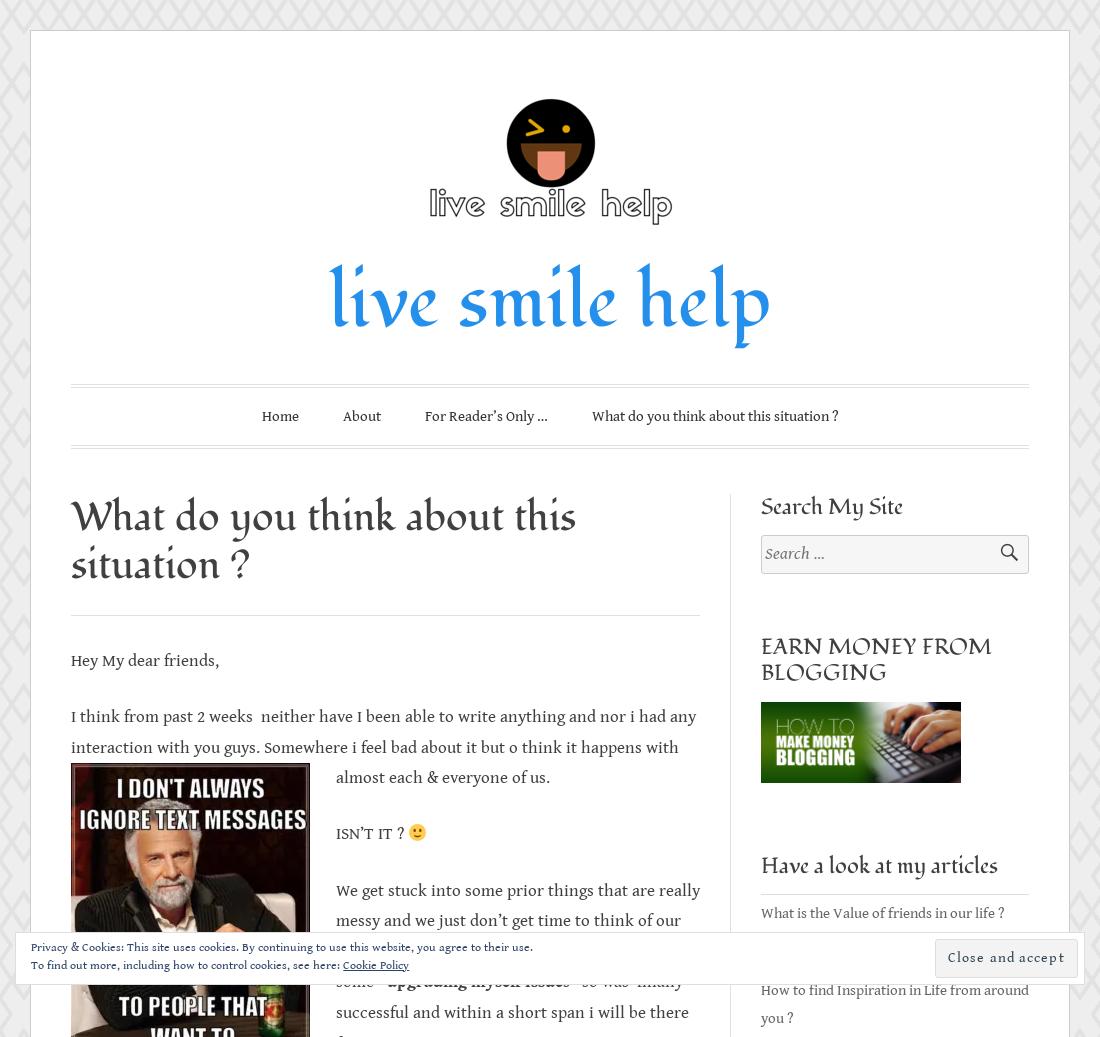 The width and height of the screenshot is (1100, 1037). Describe the element at coordinates (550, 300) in the screenshot. I see `'live smile help'` at that location.